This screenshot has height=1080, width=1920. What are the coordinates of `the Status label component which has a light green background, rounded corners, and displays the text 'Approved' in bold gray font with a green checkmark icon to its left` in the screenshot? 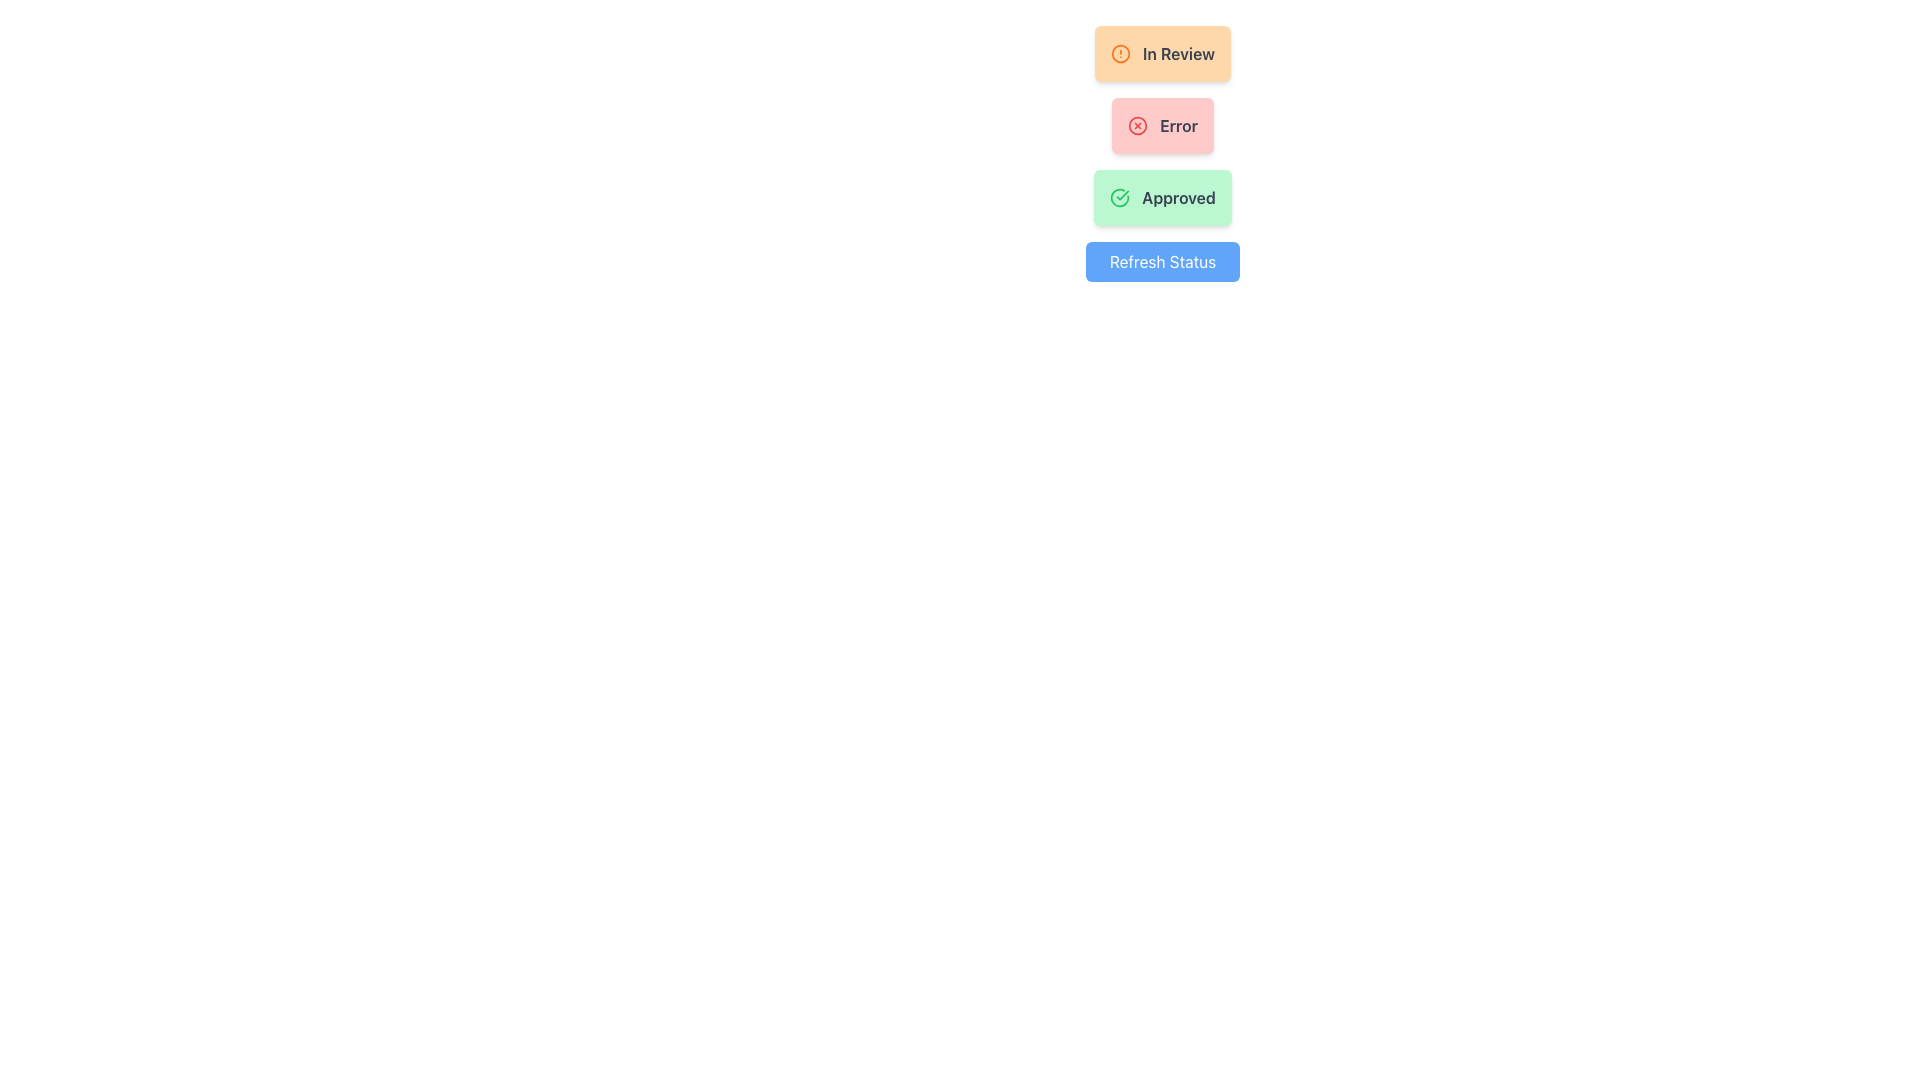 It's located at (1162, 197).